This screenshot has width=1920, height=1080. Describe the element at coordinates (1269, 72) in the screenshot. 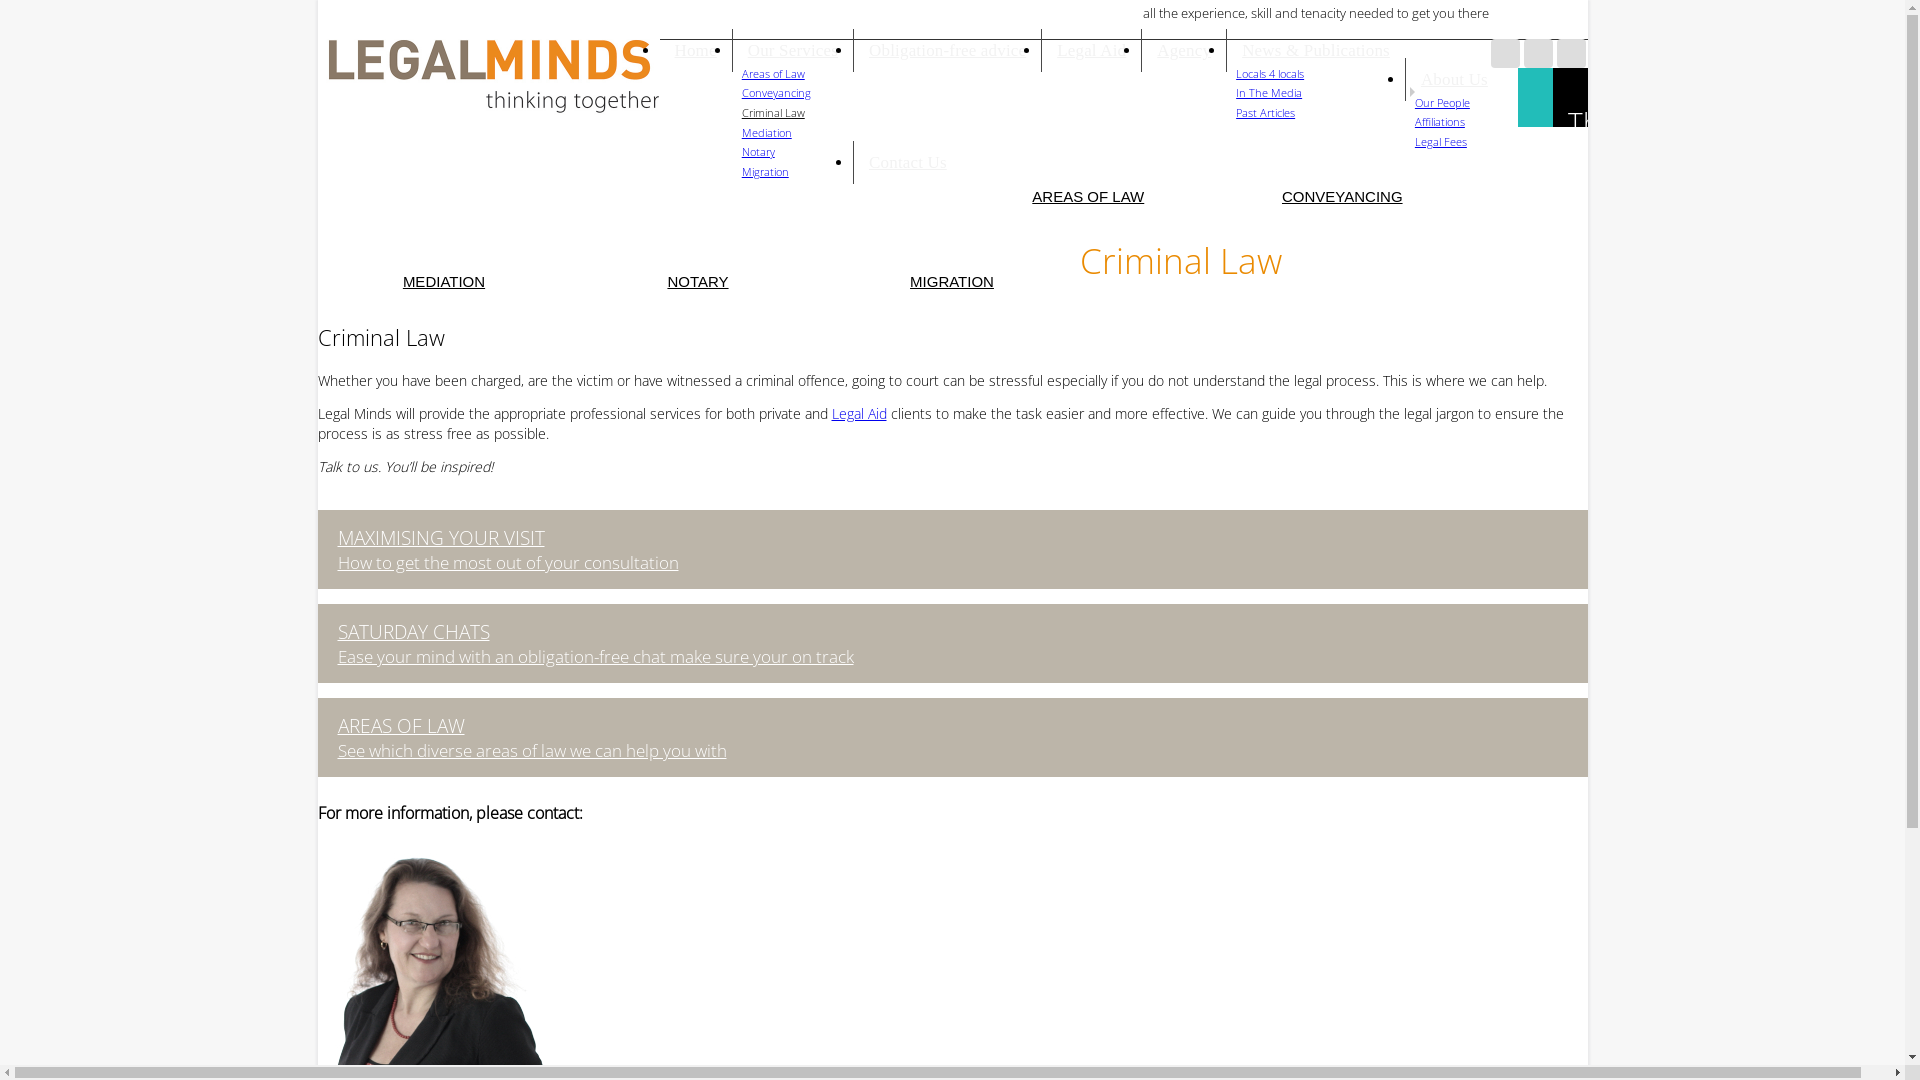

I see `'Locals 4 locals'` at that location.